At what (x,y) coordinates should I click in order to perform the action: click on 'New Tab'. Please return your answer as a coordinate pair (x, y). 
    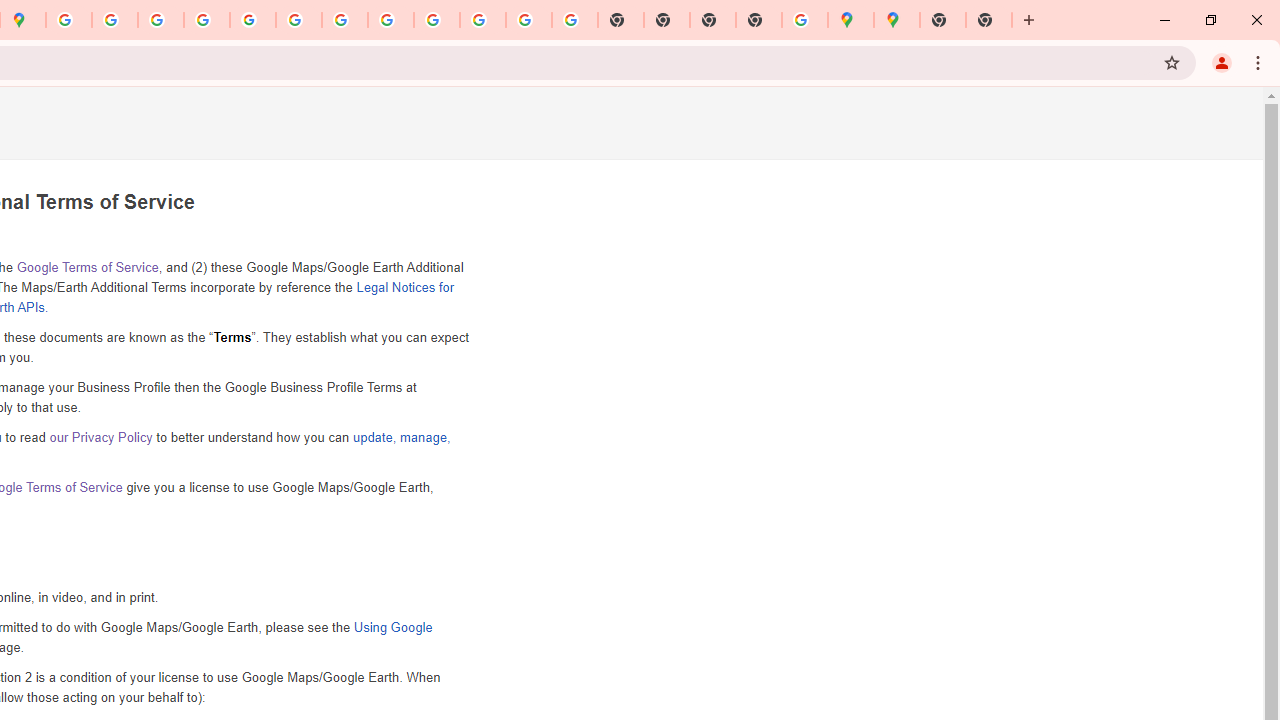
    Looking at the image, I should click on (942, 20).